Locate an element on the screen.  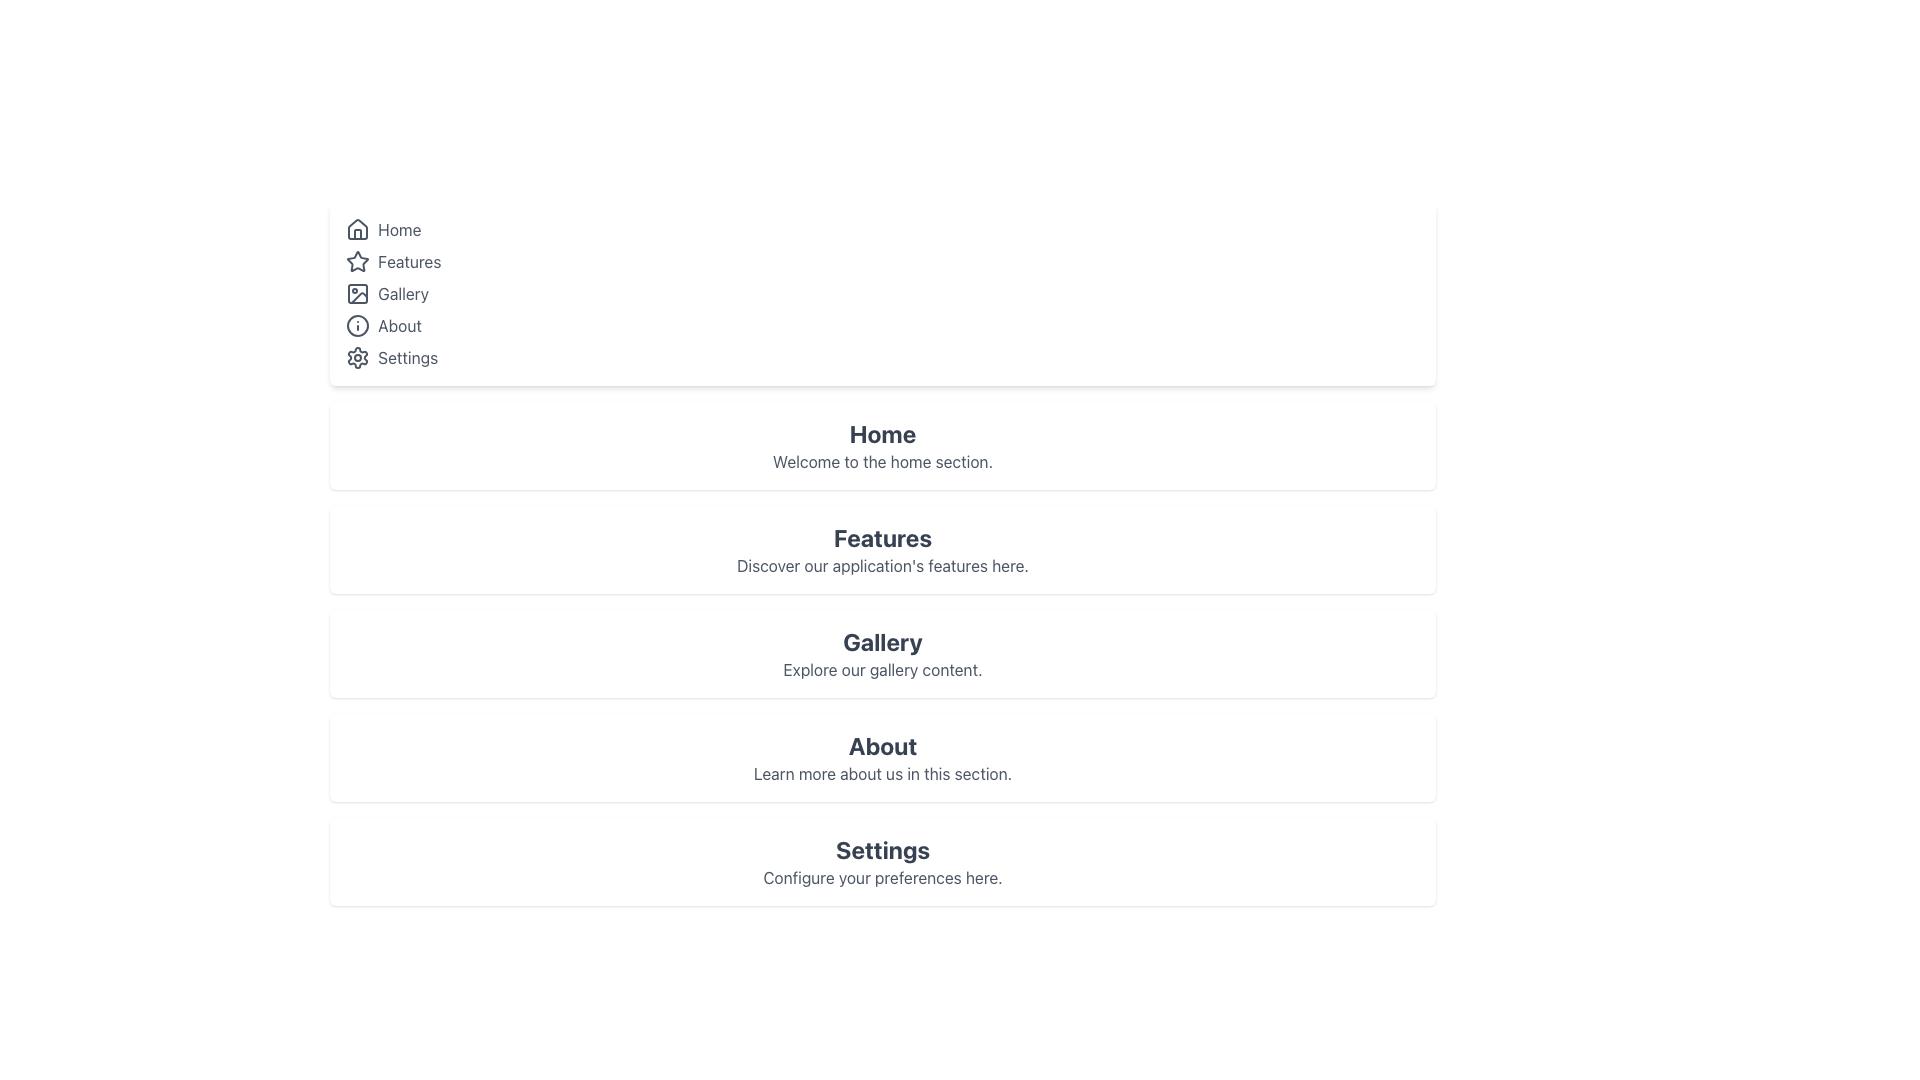
the circular outline of the informational icon representing the 'About' menu option in the sidebar navigation is located at coordinates (358, 325).